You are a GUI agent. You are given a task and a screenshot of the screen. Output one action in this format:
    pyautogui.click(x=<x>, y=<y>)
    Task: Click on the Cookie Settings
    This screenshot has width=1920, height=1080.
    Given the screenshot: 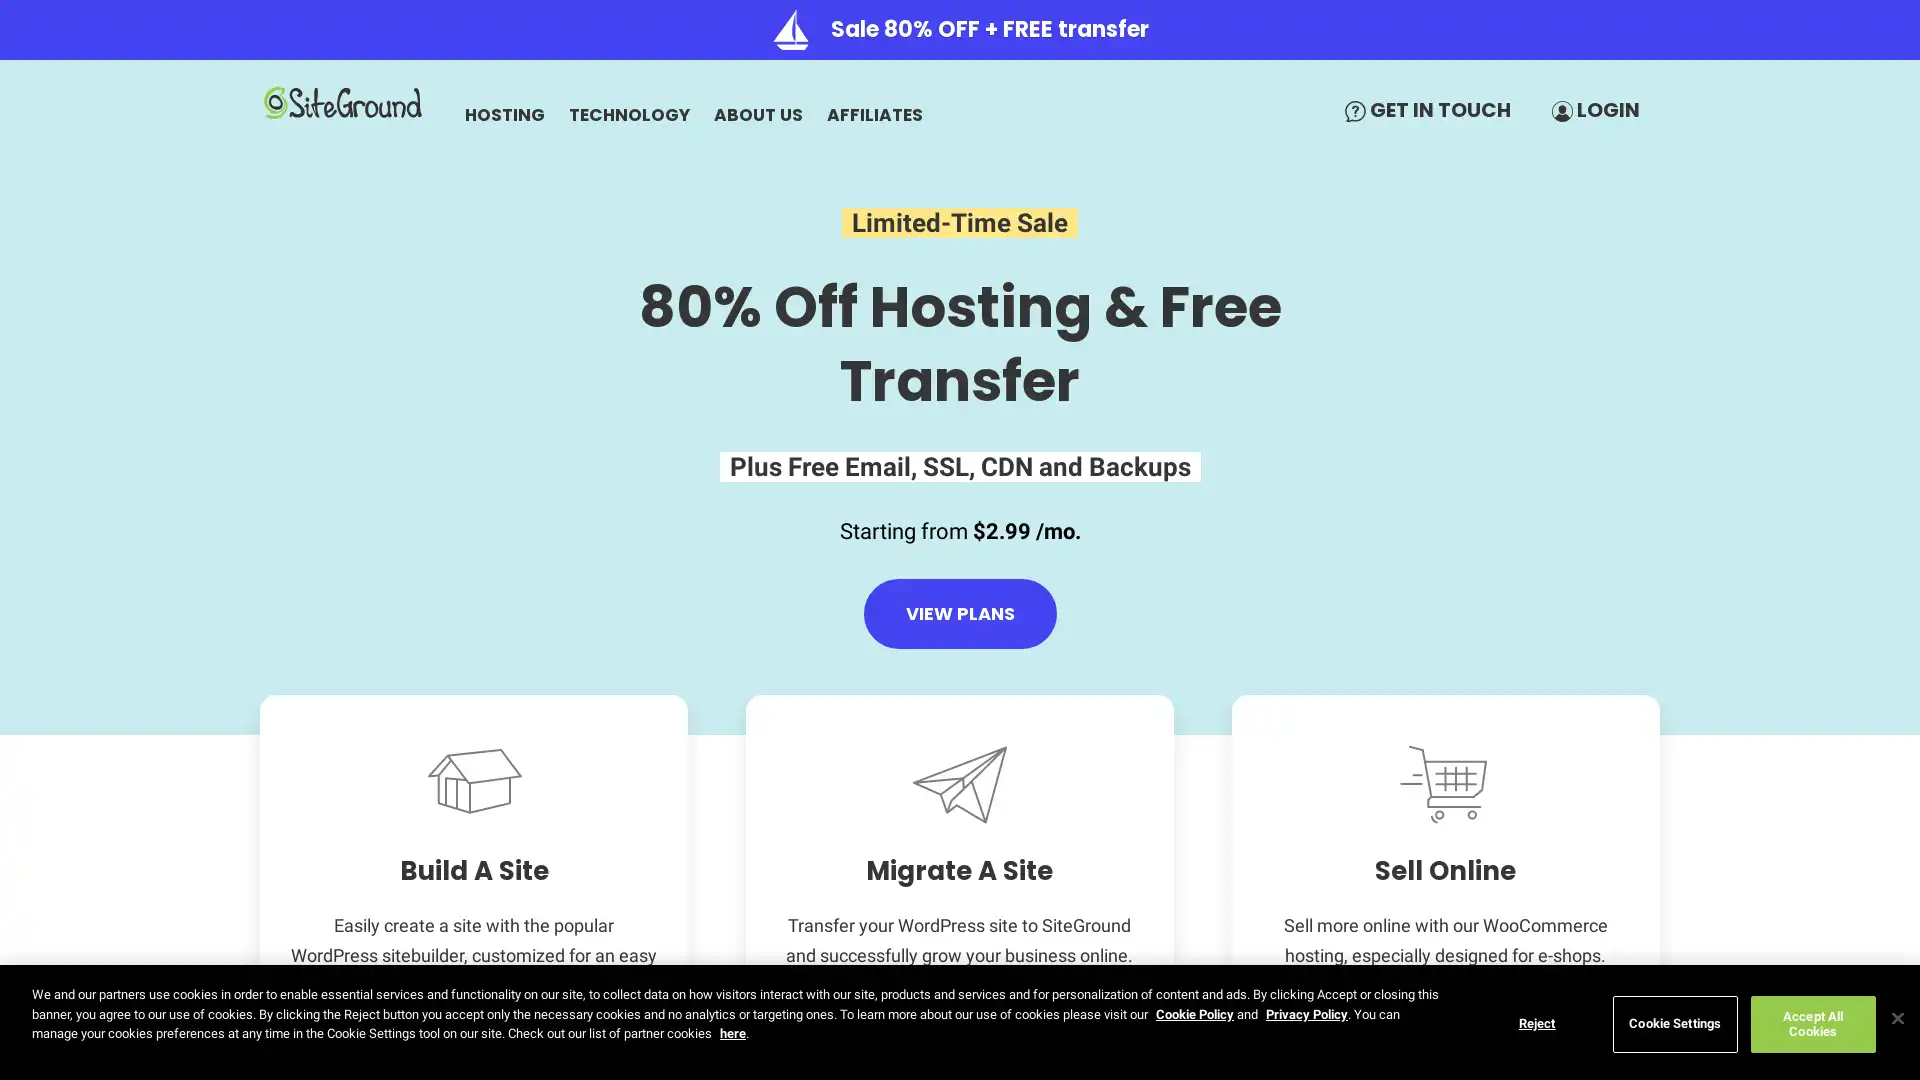 What is the action you would take?
    pyautogui.click(x=1674, y=1023)
    